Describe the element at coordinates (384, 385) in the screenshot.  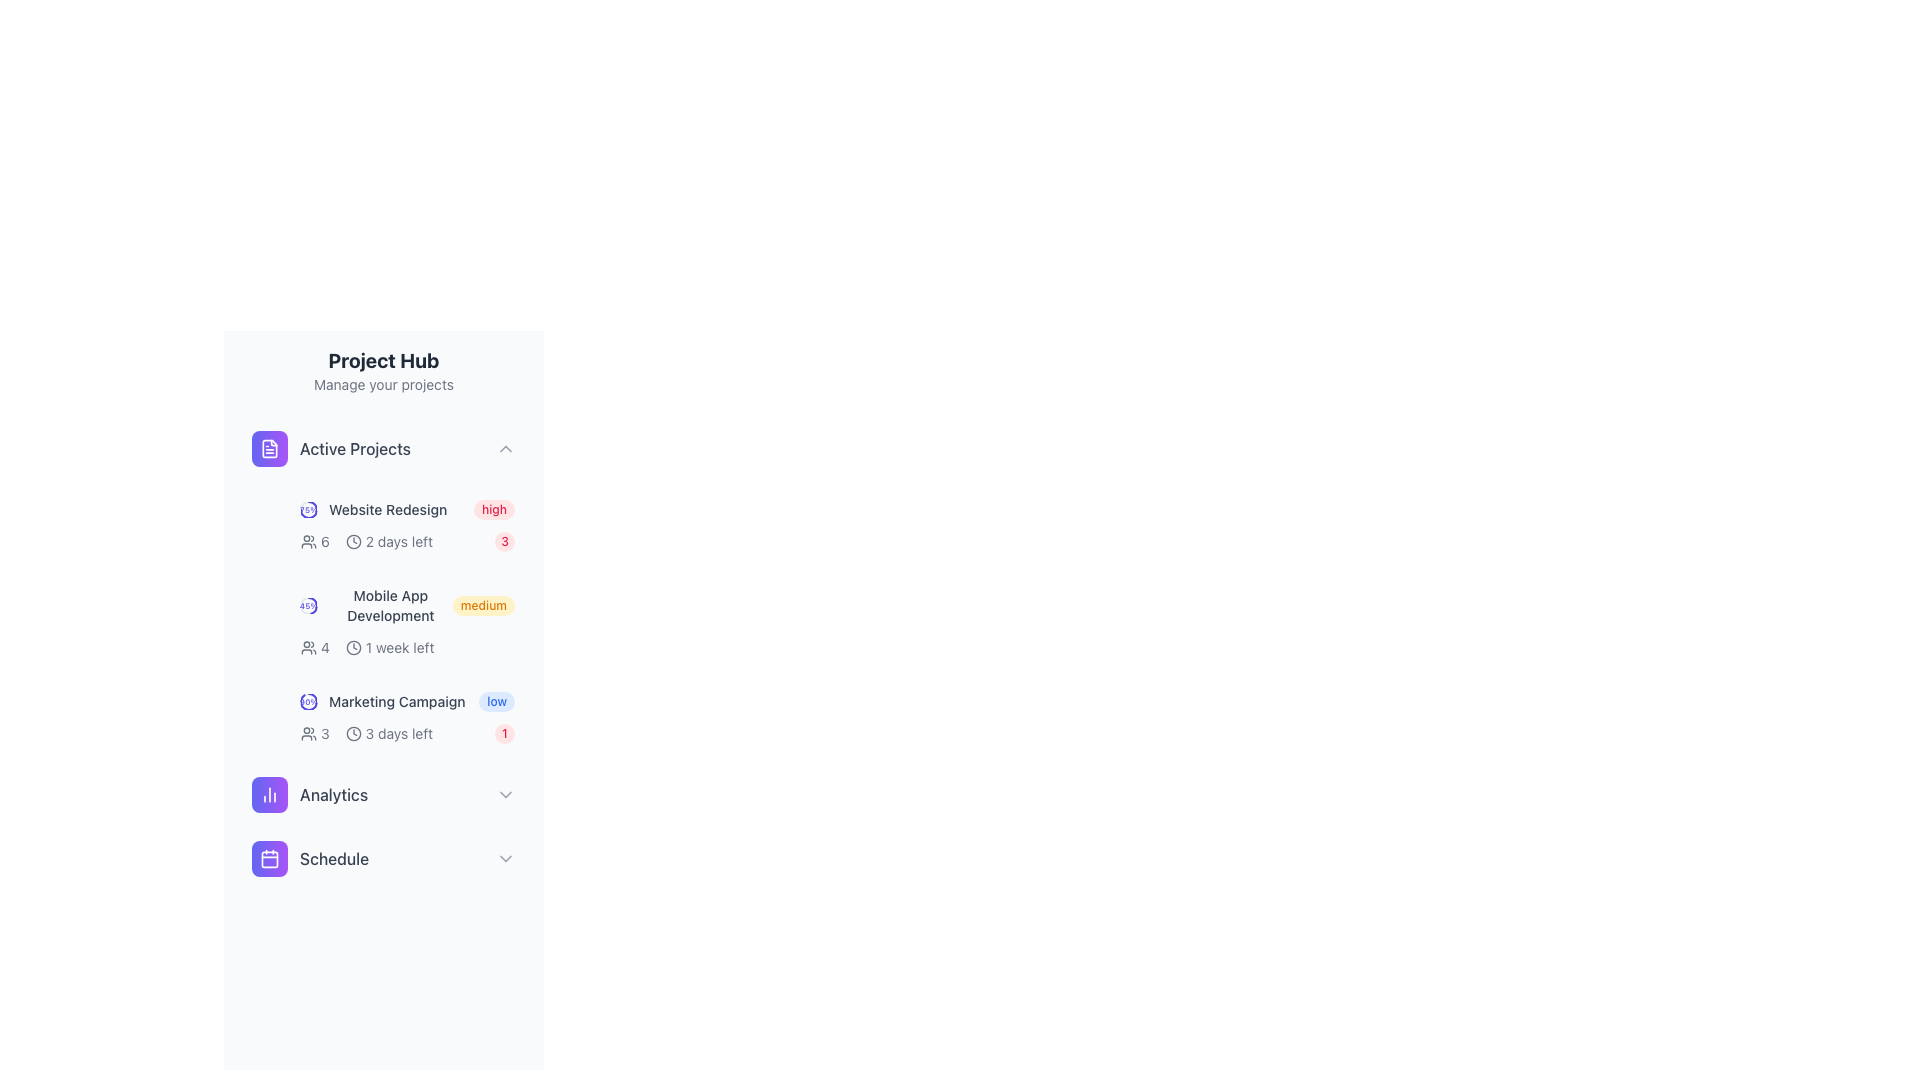
I see `the subtitle text that provides context to the 'Project Hub' section, located directly underneath the title` at that location.